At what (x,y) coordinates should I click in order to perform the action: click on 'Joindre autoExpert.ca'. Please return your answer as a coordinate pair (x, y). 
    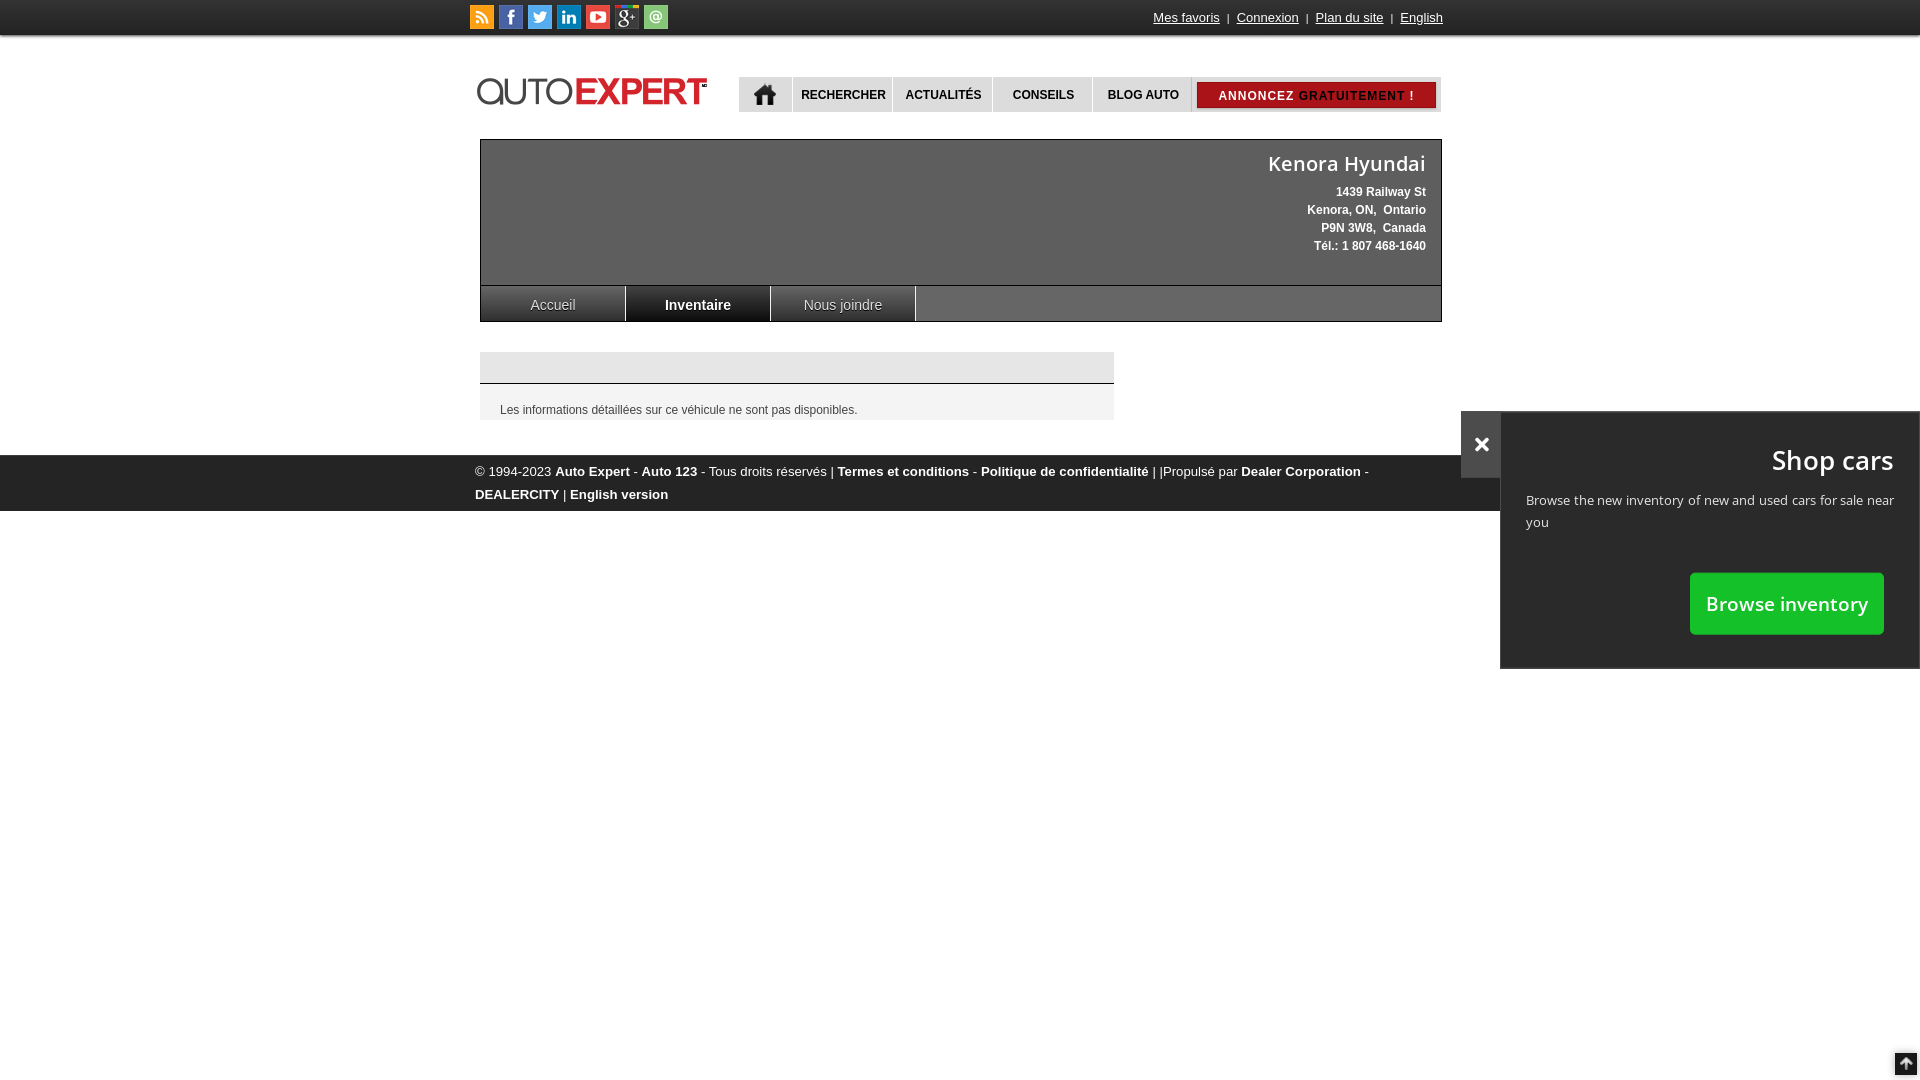
    Looking at the image, I should click on (656, 24).